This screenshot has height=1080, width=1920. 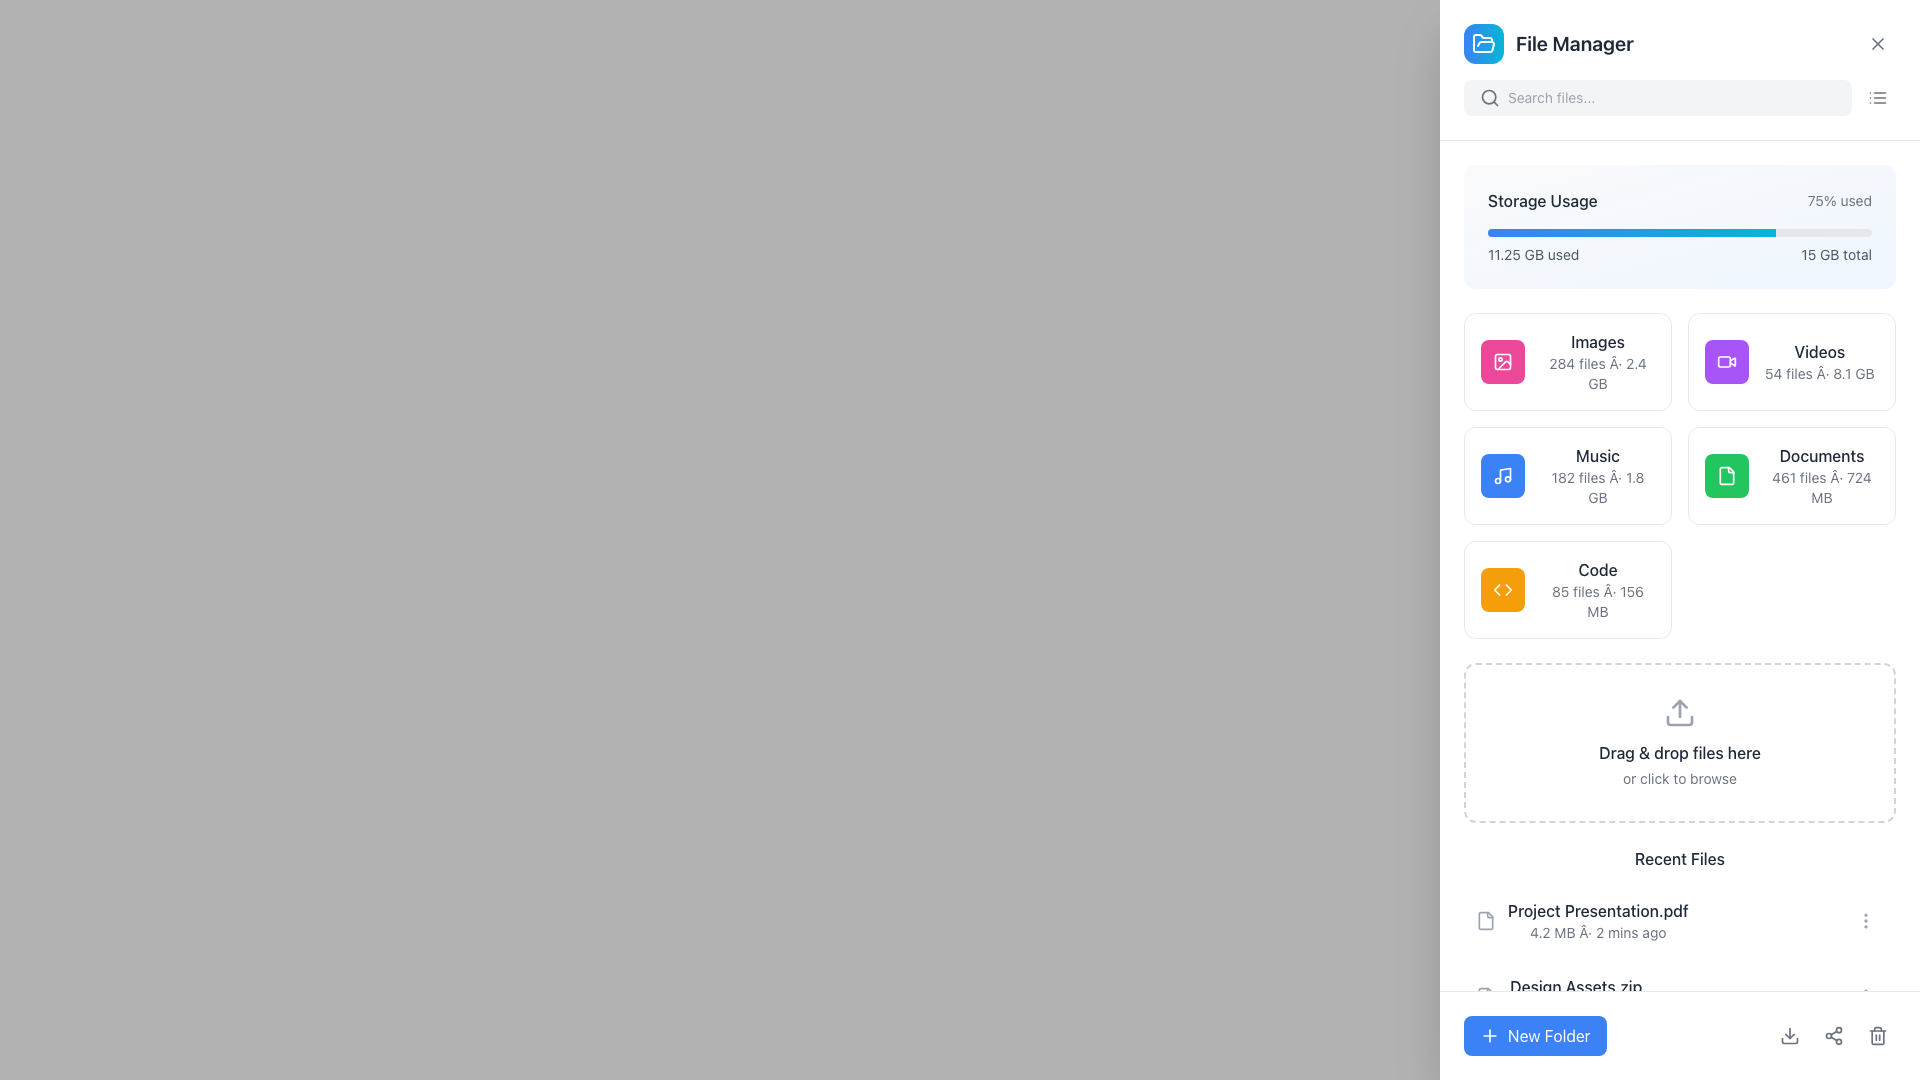 What do you see at coordinates (1876, 43) in the screenshot?
I see `the 'X' icon button located in the top right corner of the File Manager interface, which closes or dismisses the current window` at bounding box center [1876, 43].